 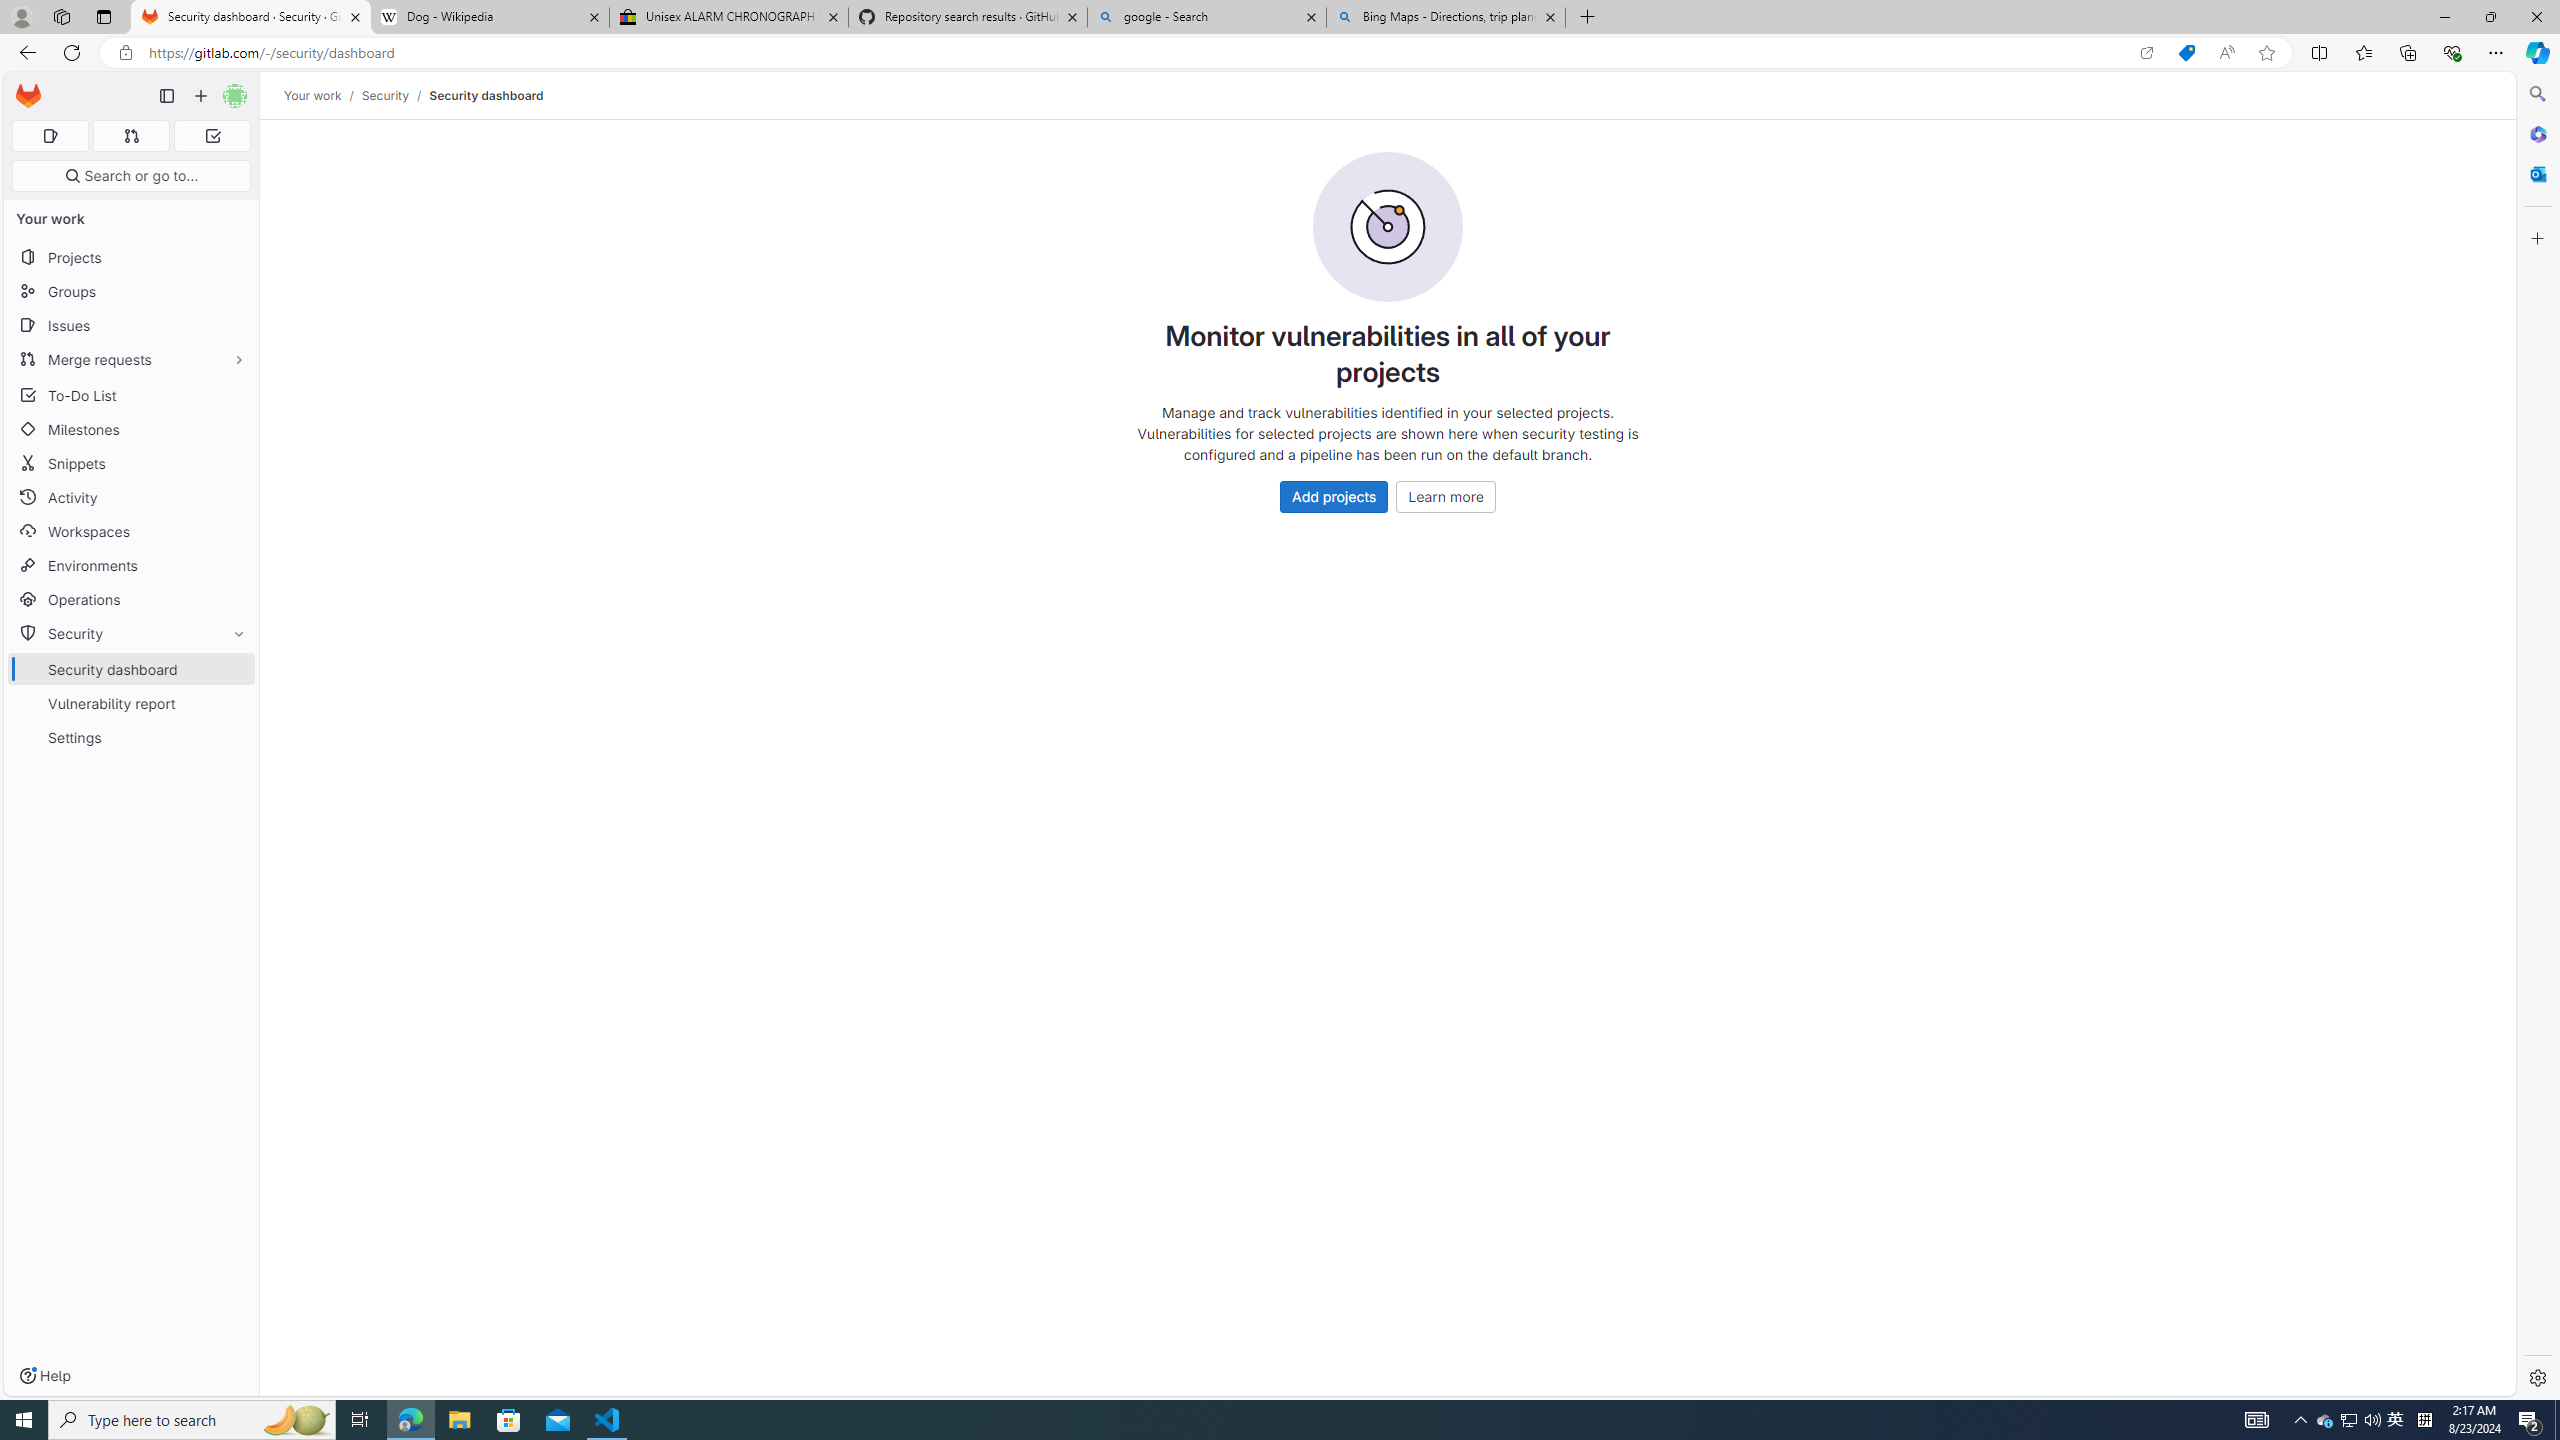 I want to click on 'SecuritySecurity dashboardVulnerability reportSettings', so click(x=130, y=685).